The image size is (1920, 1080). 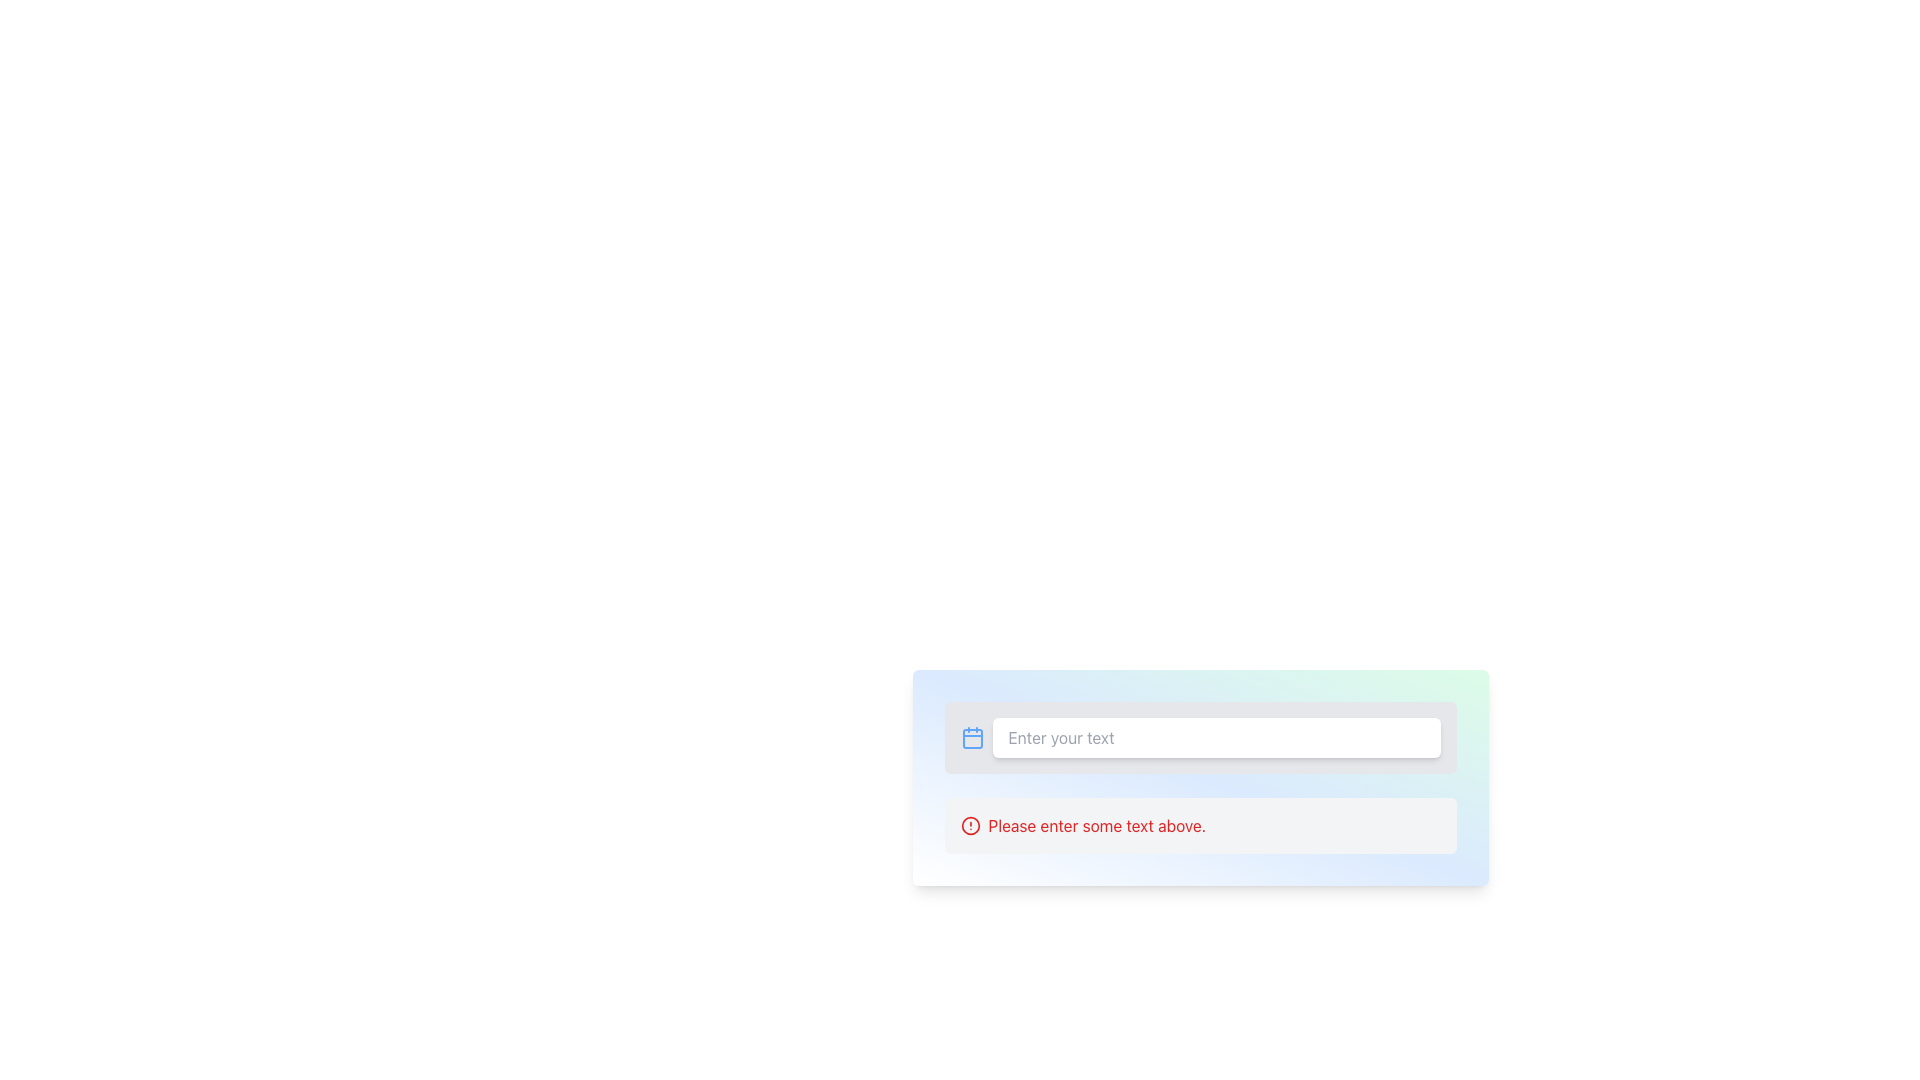 I want to click on the Informational Validation Message that displays 'Please enter some text above.' with a gray background and a red warning icon, located below the input field with the placeholder 'Enter your text', so click(x=1200, y=825).